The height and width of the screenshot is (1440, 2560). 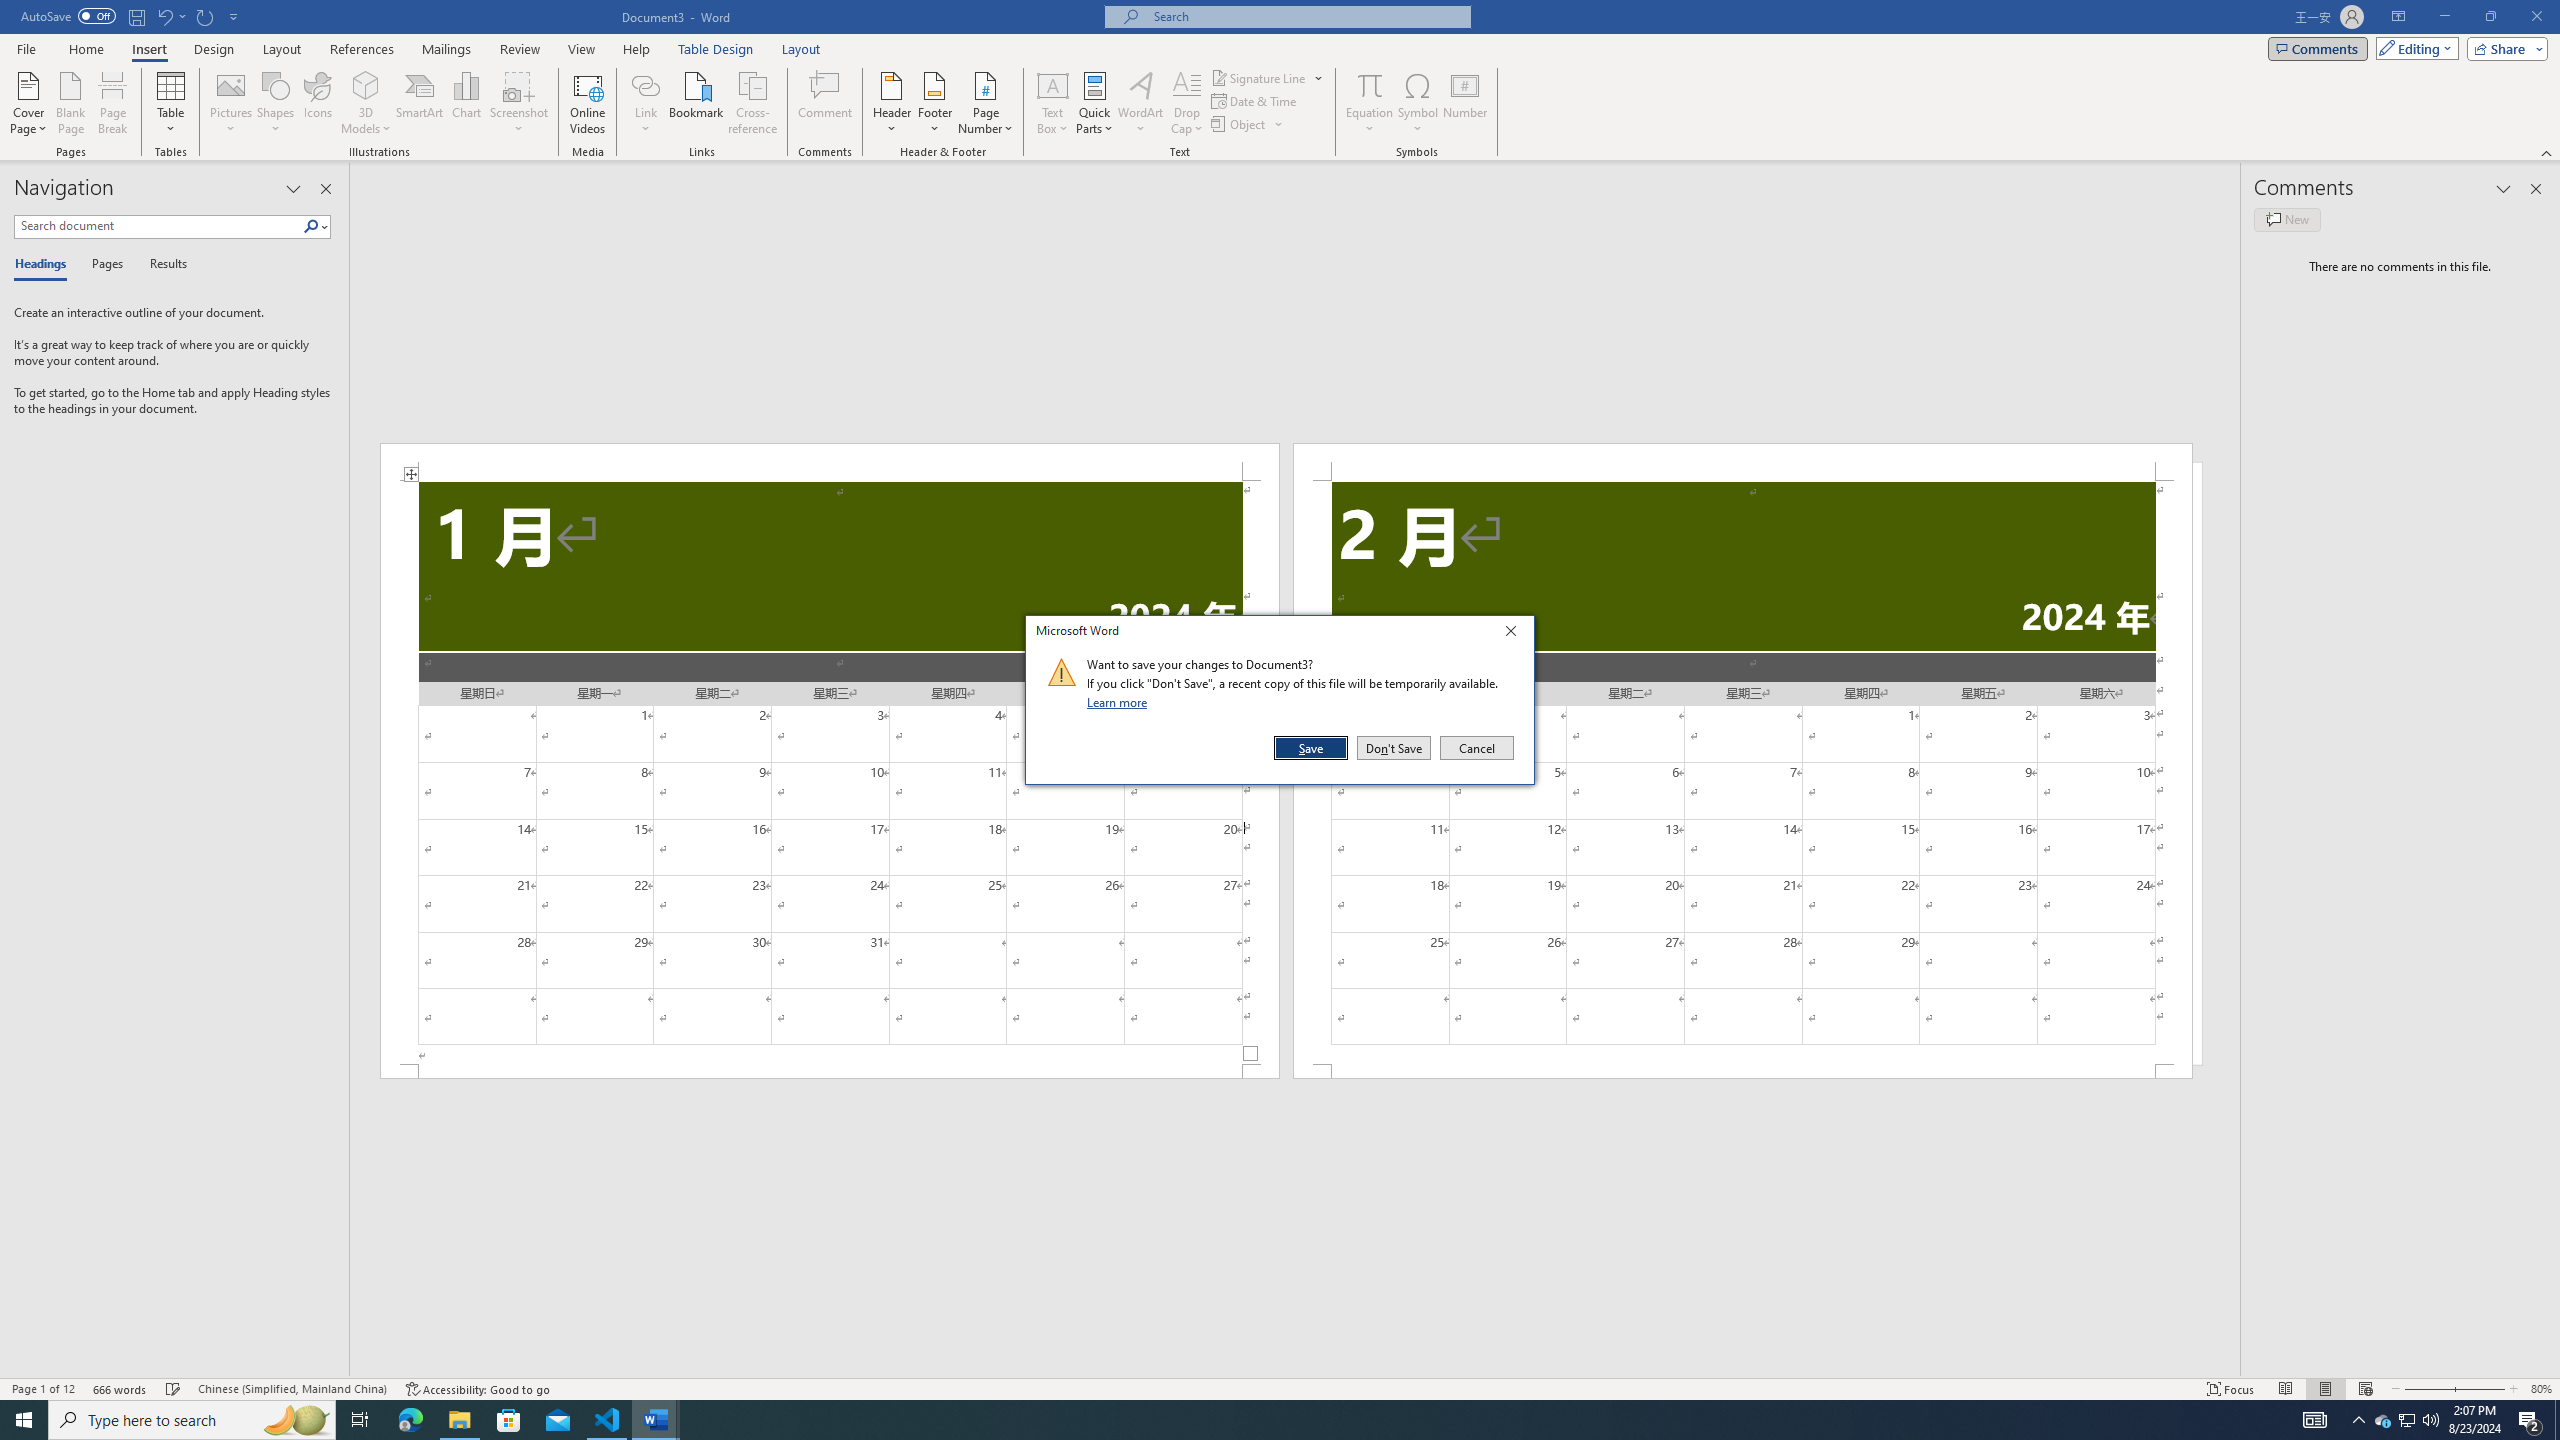 What do you see at coordinates (42, 1389) in the screenshot?
I see `'Page Number Page 1 of 12'` at bounding box center [42, 1389].